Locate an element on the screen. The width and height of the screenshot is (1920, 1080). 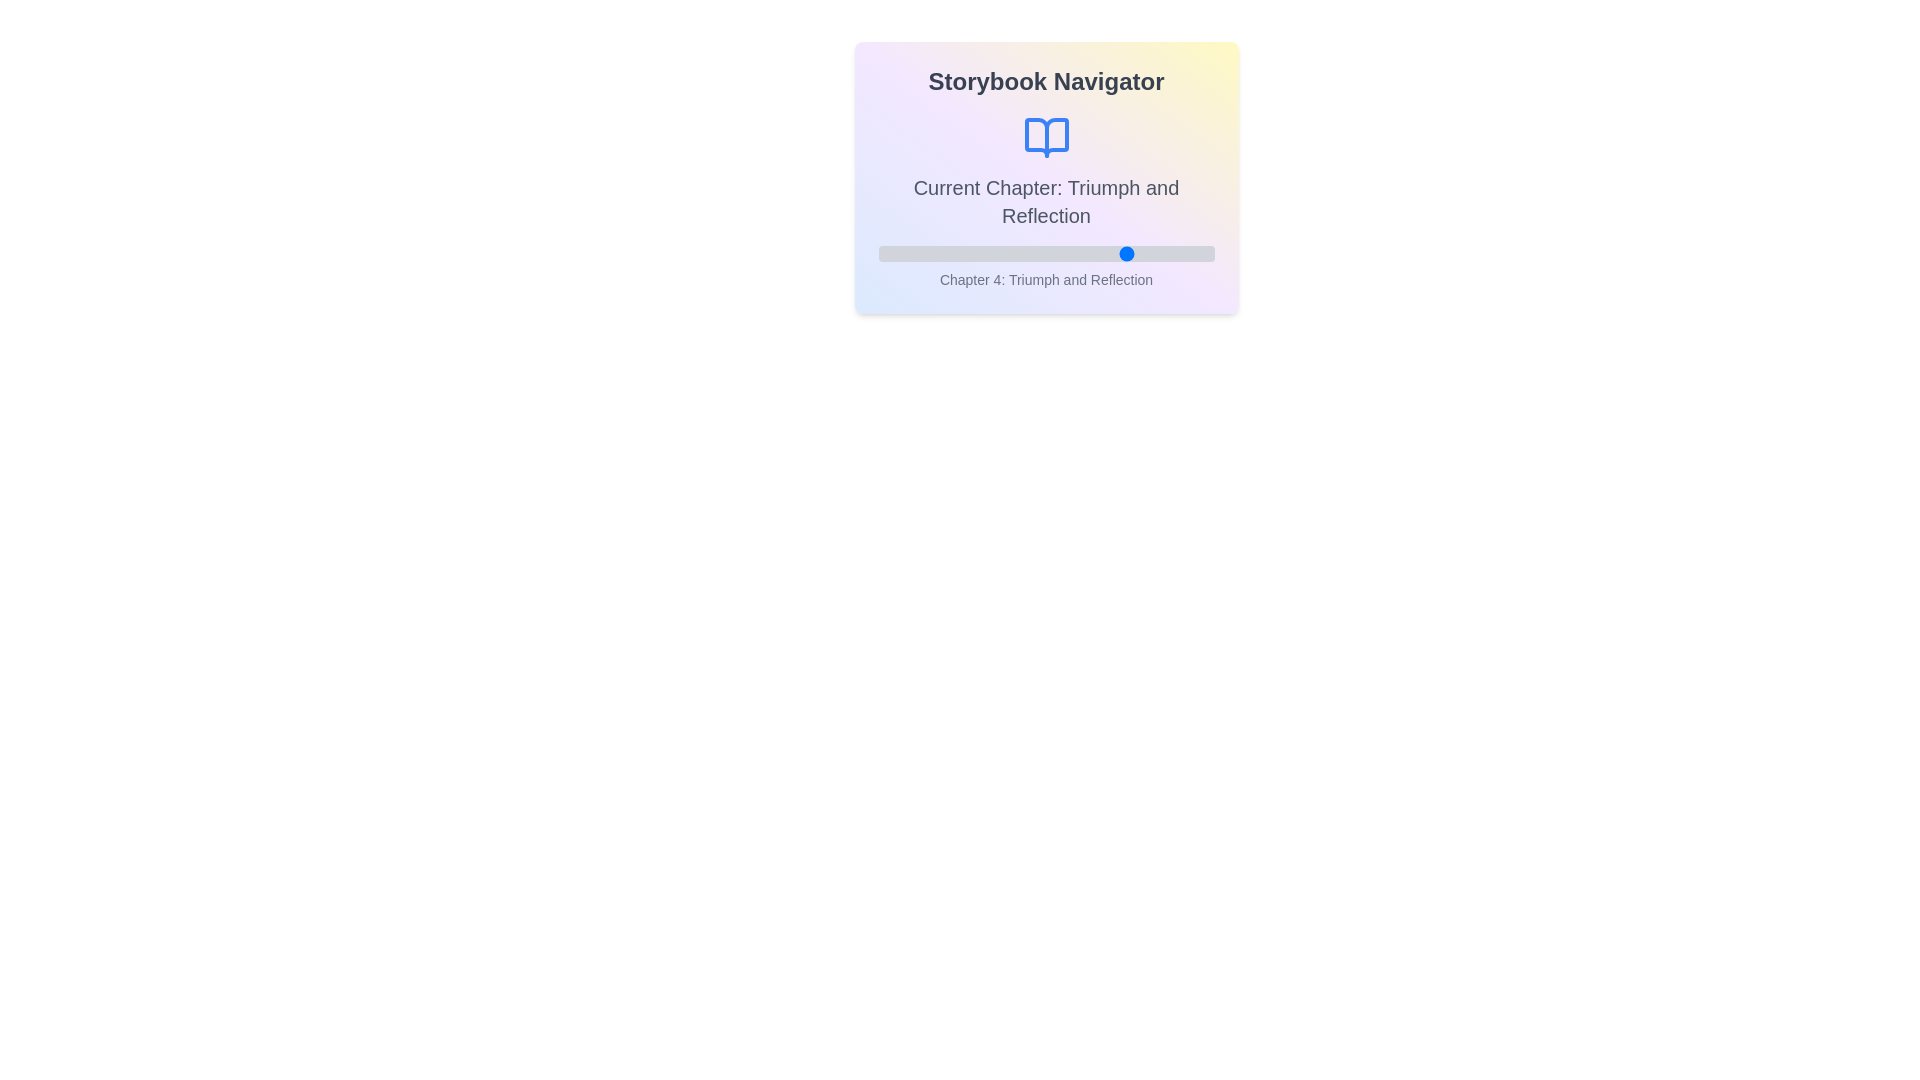
the decorative icon to inspect its visual representation is located at coordinates (1045, 137).